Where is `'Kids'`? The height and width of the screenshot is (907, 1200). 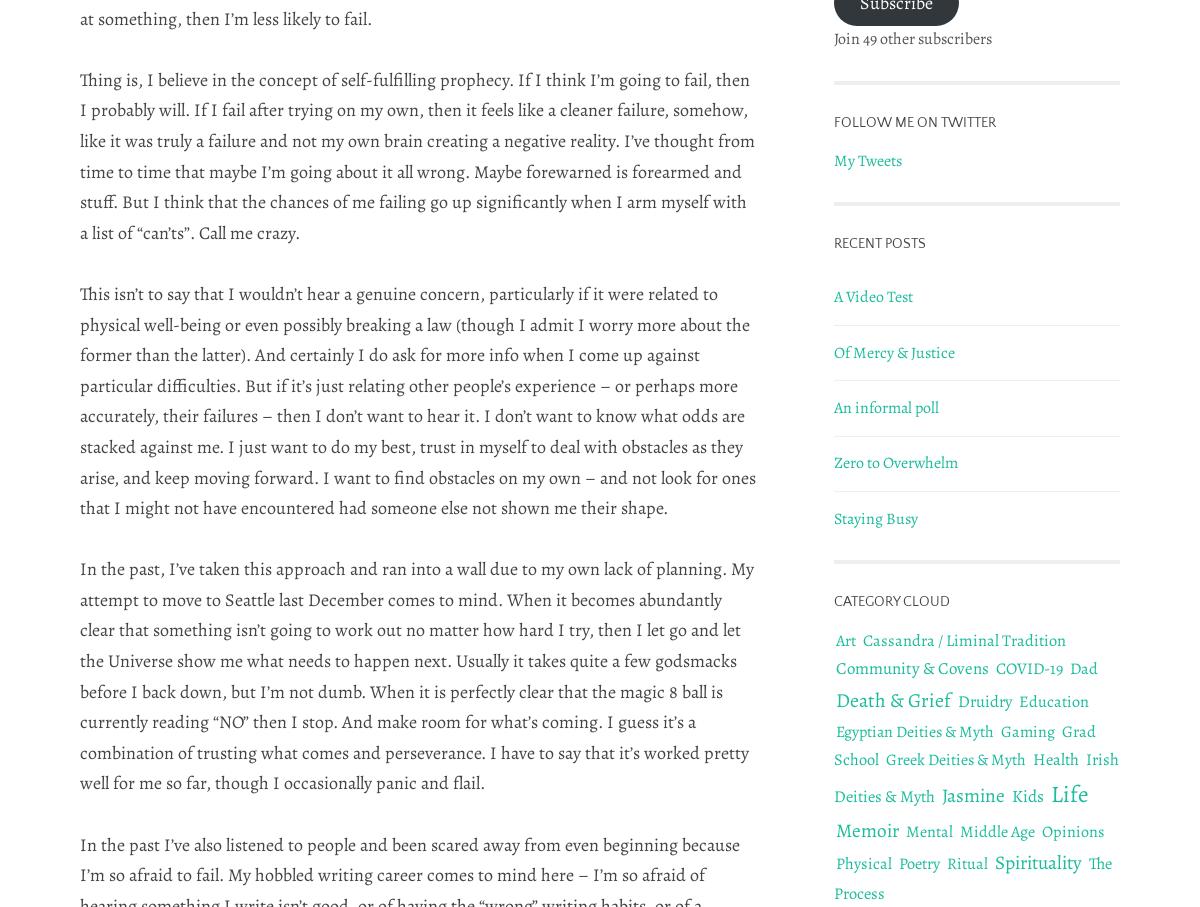
'Kids' is located at coordinates (1028, 794).